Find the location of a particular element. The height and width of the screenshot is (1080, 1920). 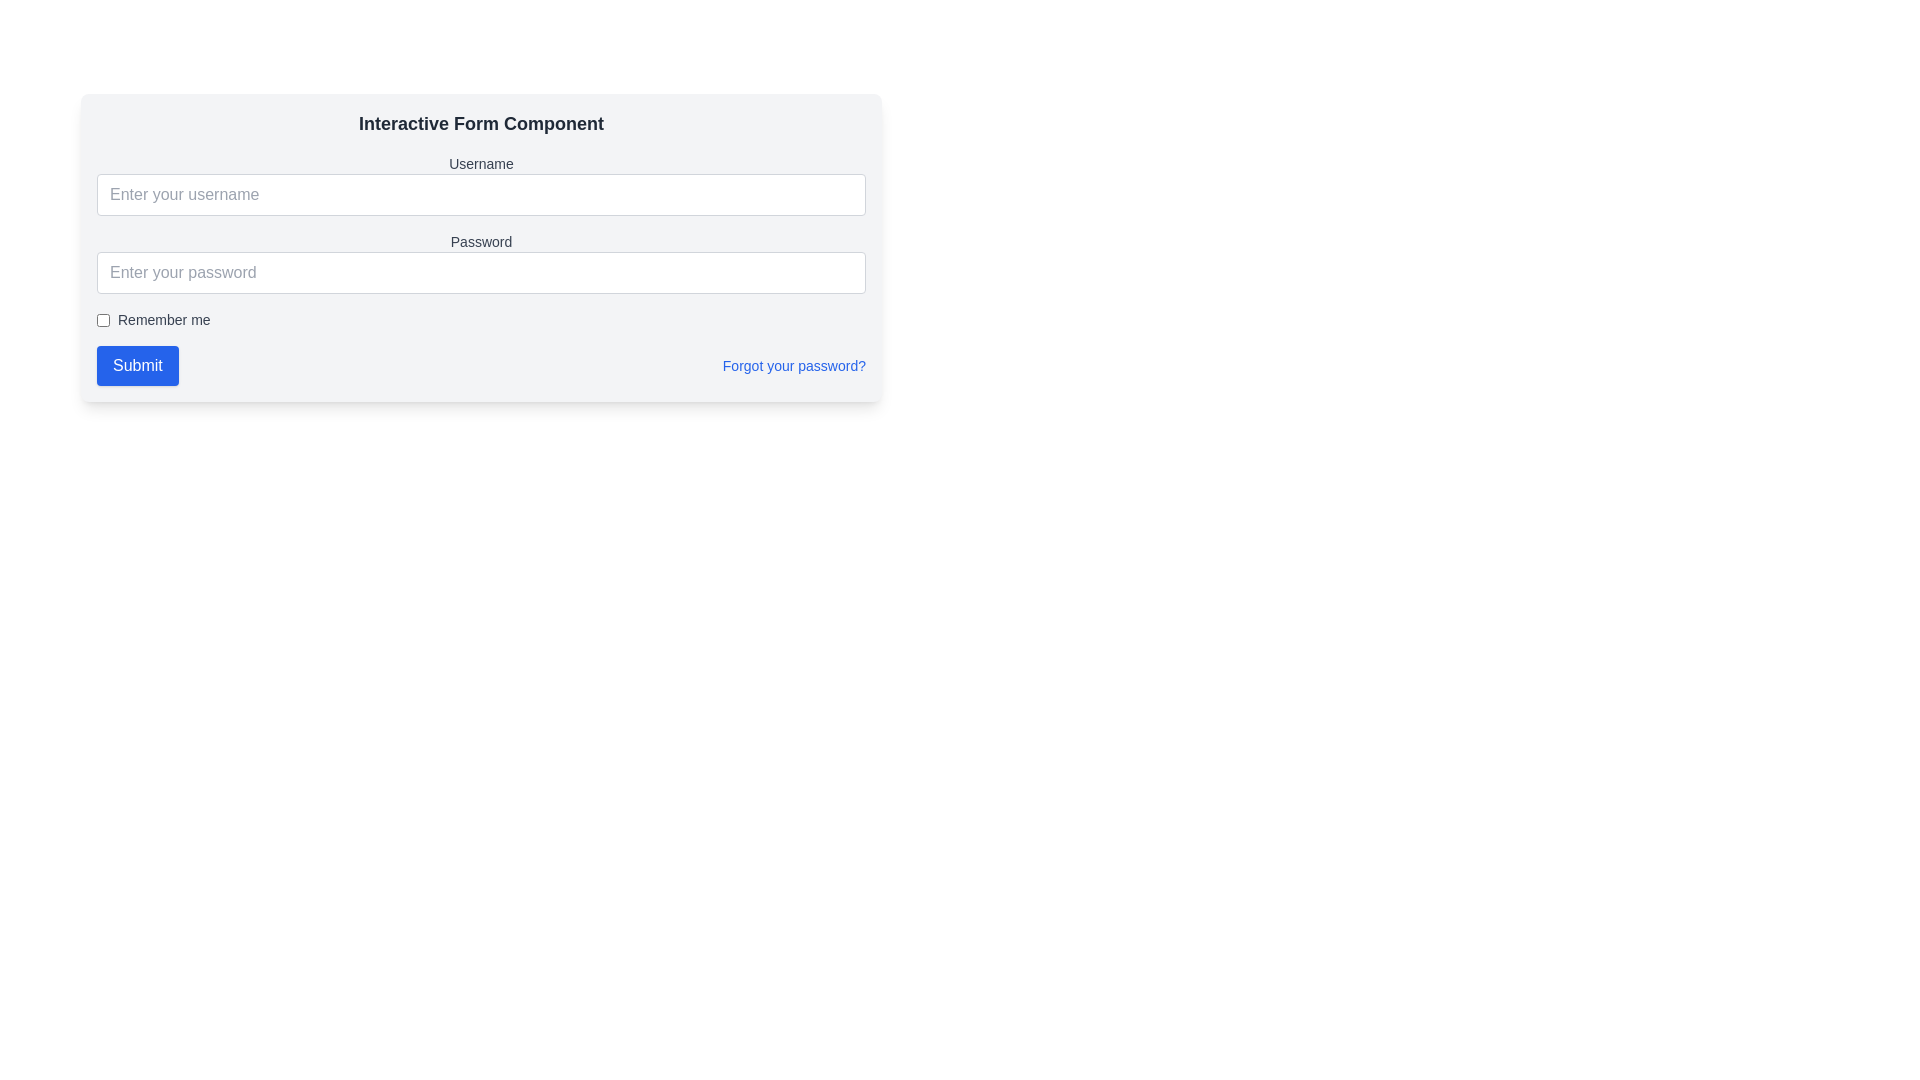

the 'Username' text label which provides guidance for the username input field located above the input box in the form layout is located at coordinates (481, 163).